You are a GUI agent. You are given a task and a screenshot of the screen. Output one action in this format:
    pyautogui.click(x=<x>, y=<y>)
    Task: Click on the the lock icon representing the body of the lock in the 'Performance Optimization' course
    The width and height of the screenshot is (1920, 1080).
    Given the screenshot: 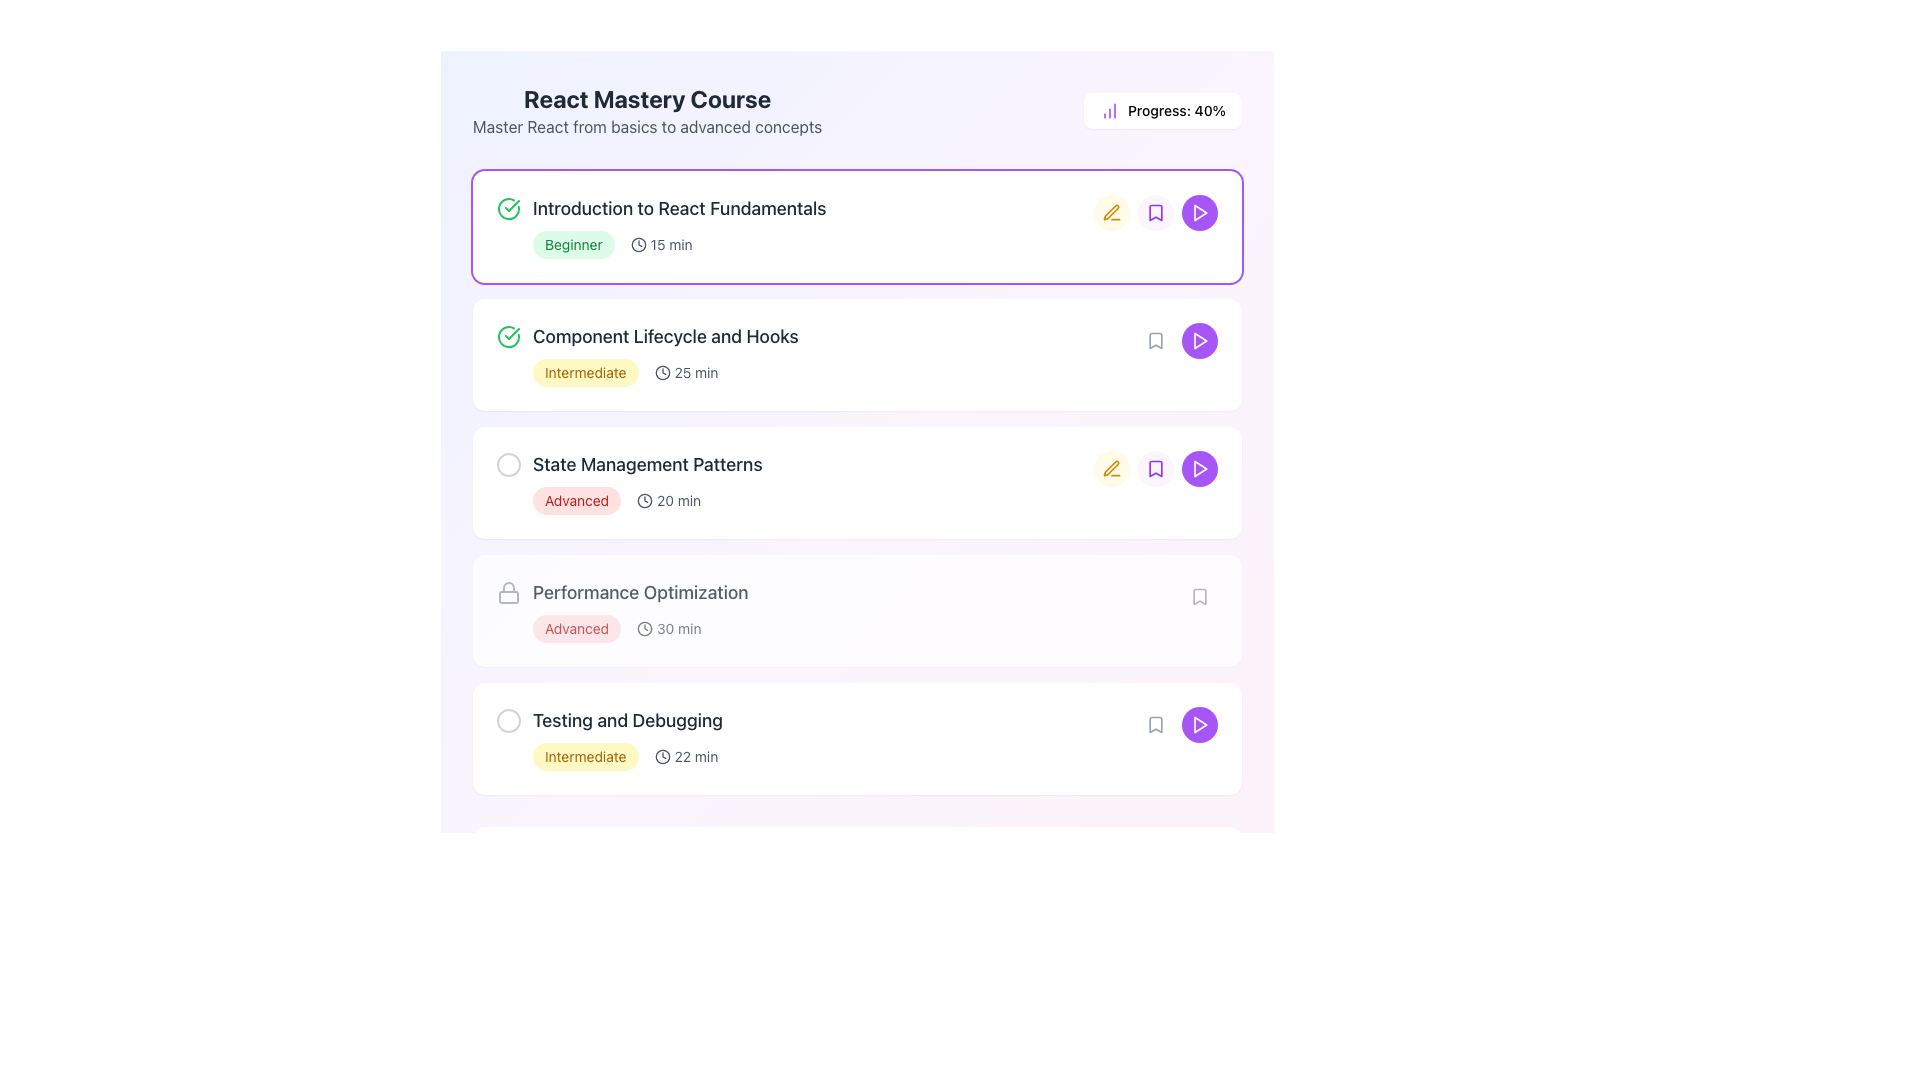 What is the action you would take?
    pyautogui.click(x=508, y=596)
    